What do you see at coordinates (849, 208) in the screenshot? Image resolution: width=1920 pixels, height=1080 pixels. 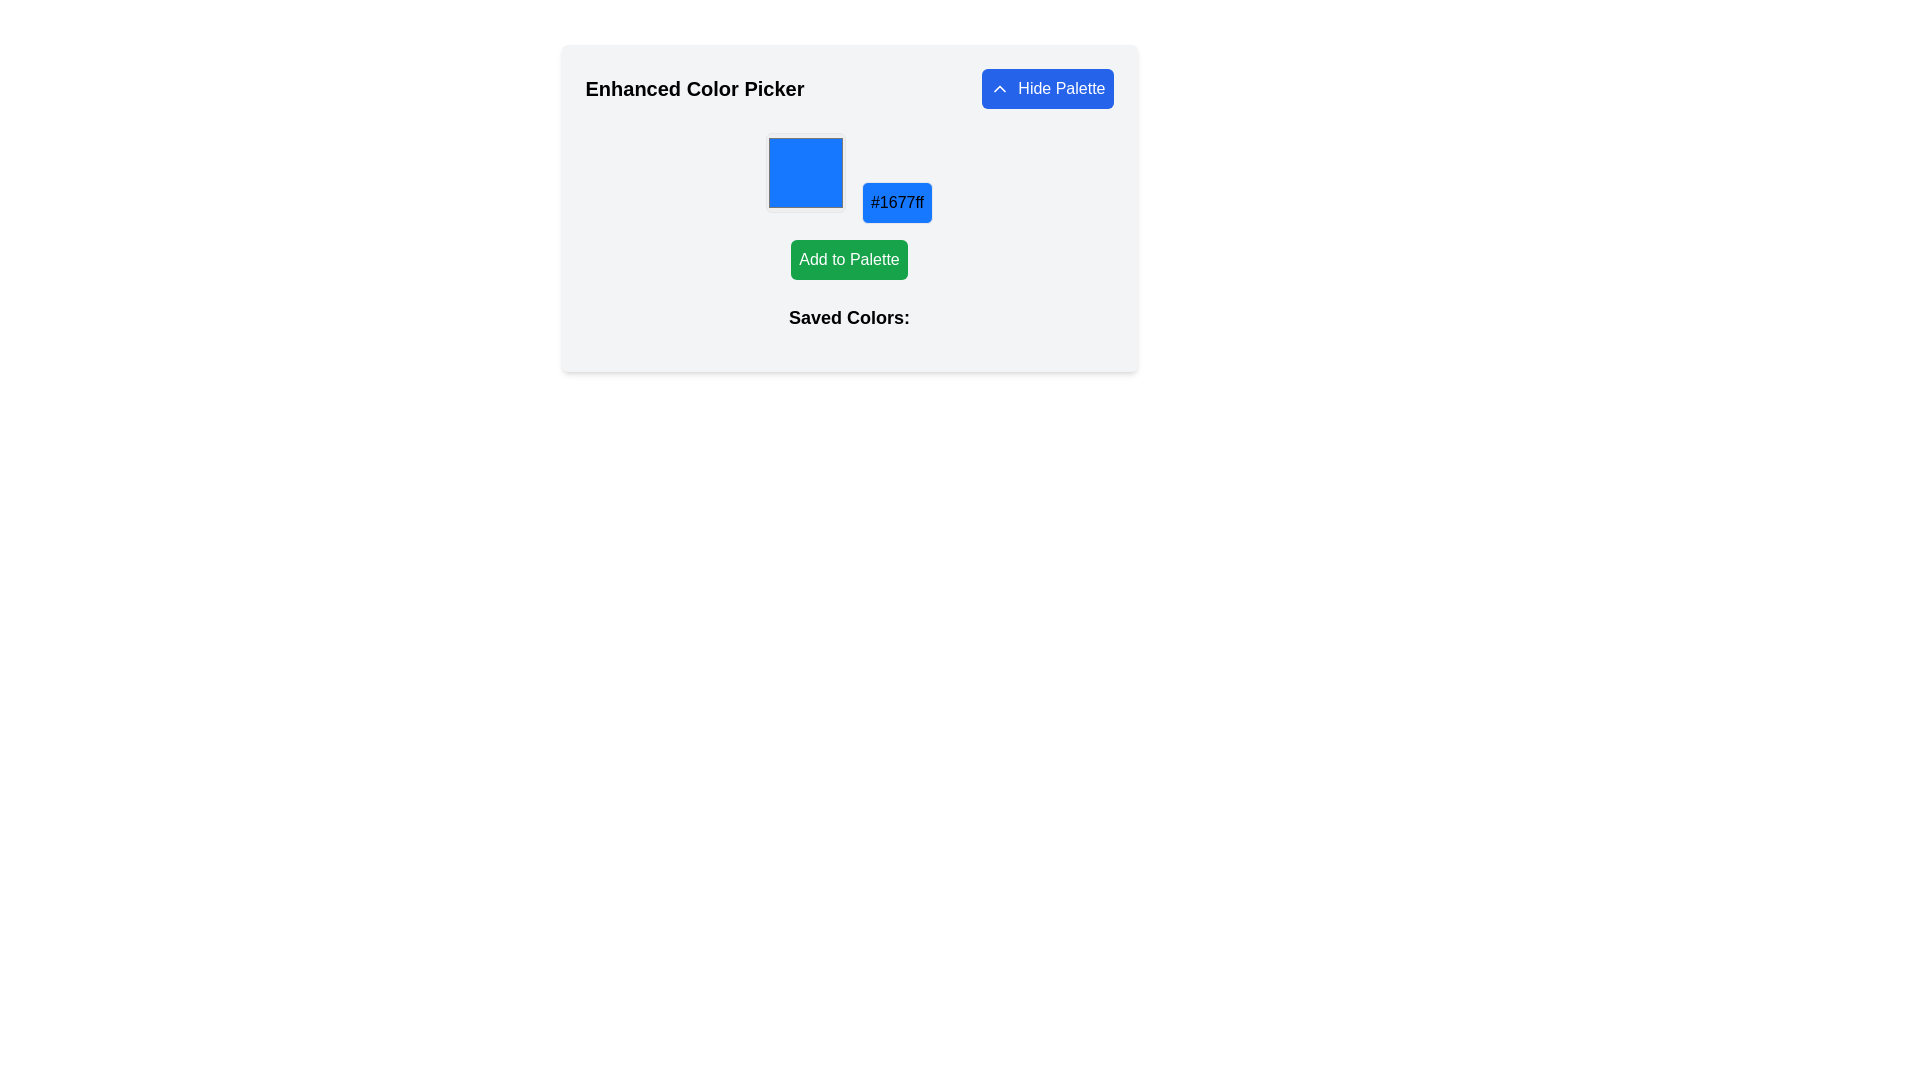 I see `the Color Picker located beneath the 'Enhanced Color Picker' header` at bounding box center [849, 208].